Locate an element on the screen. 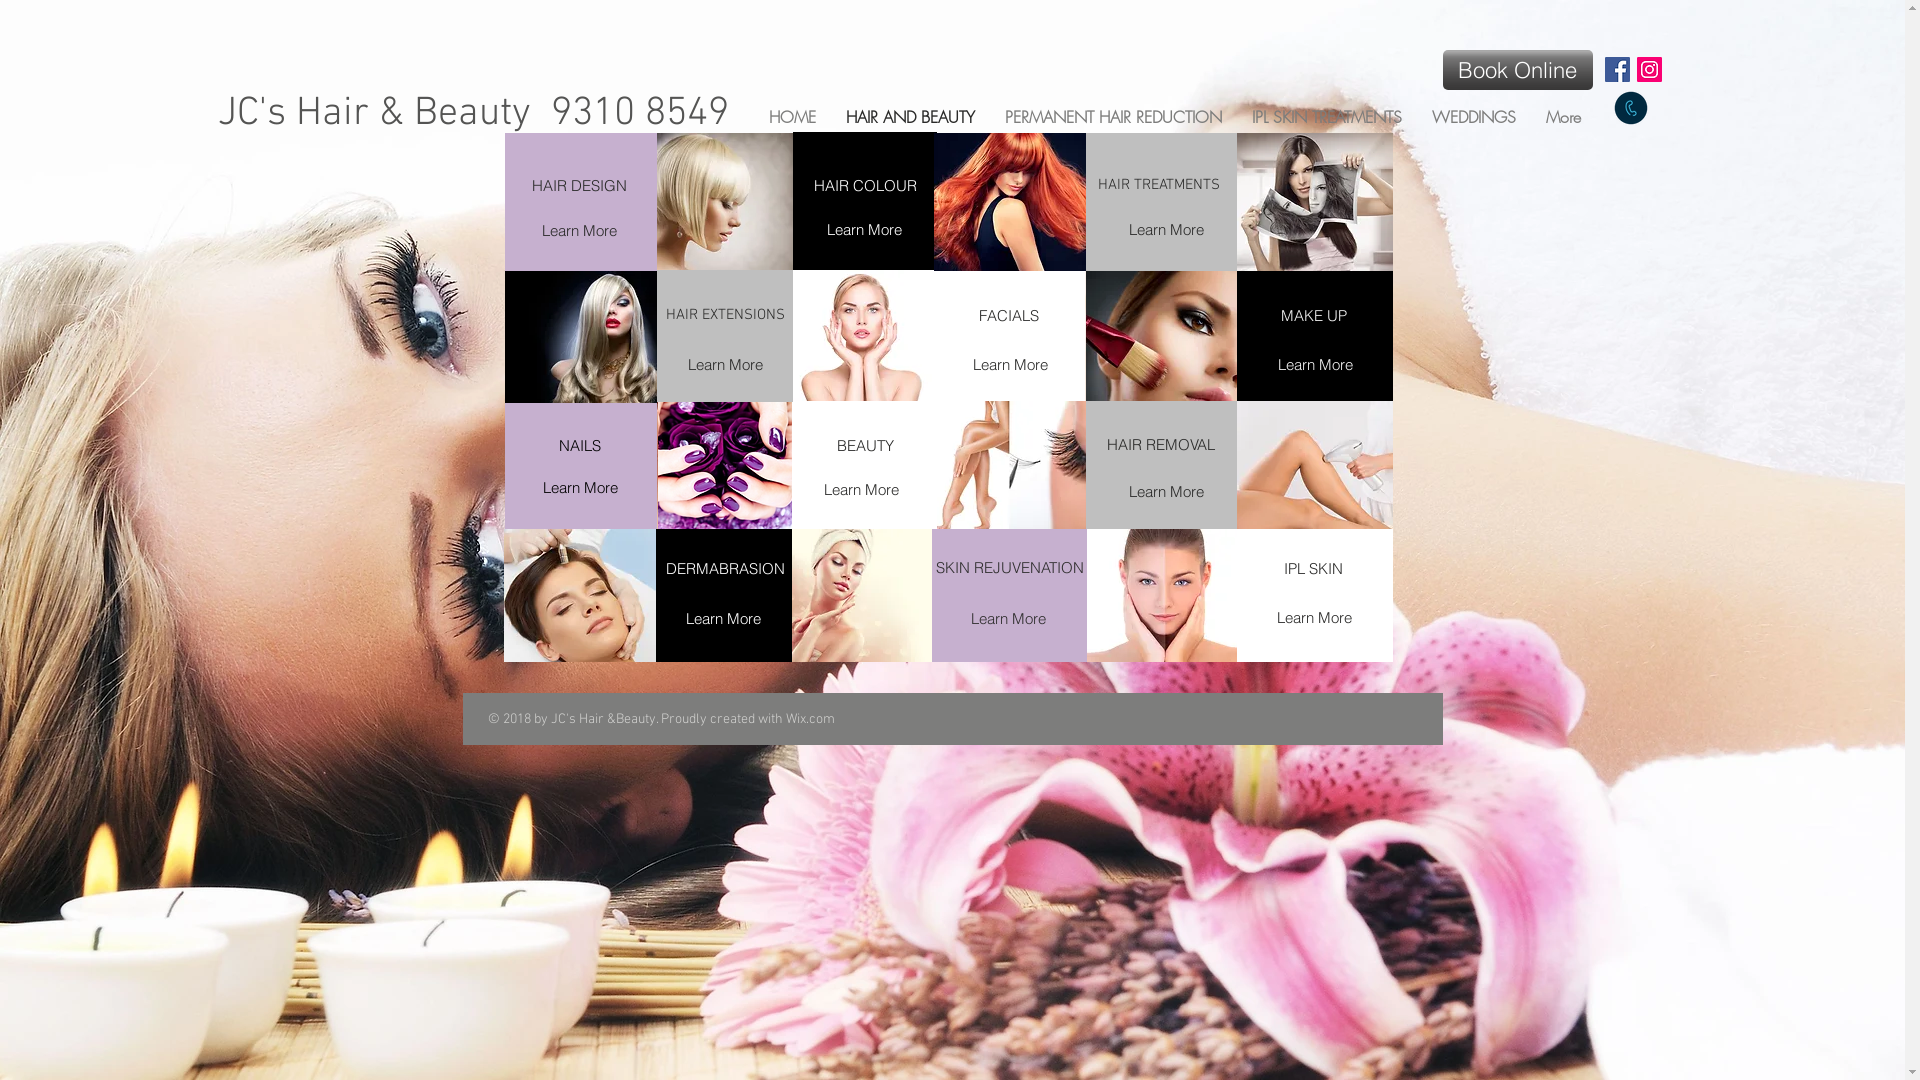  'DERMABRASION' is located at coordinates (724, 567).